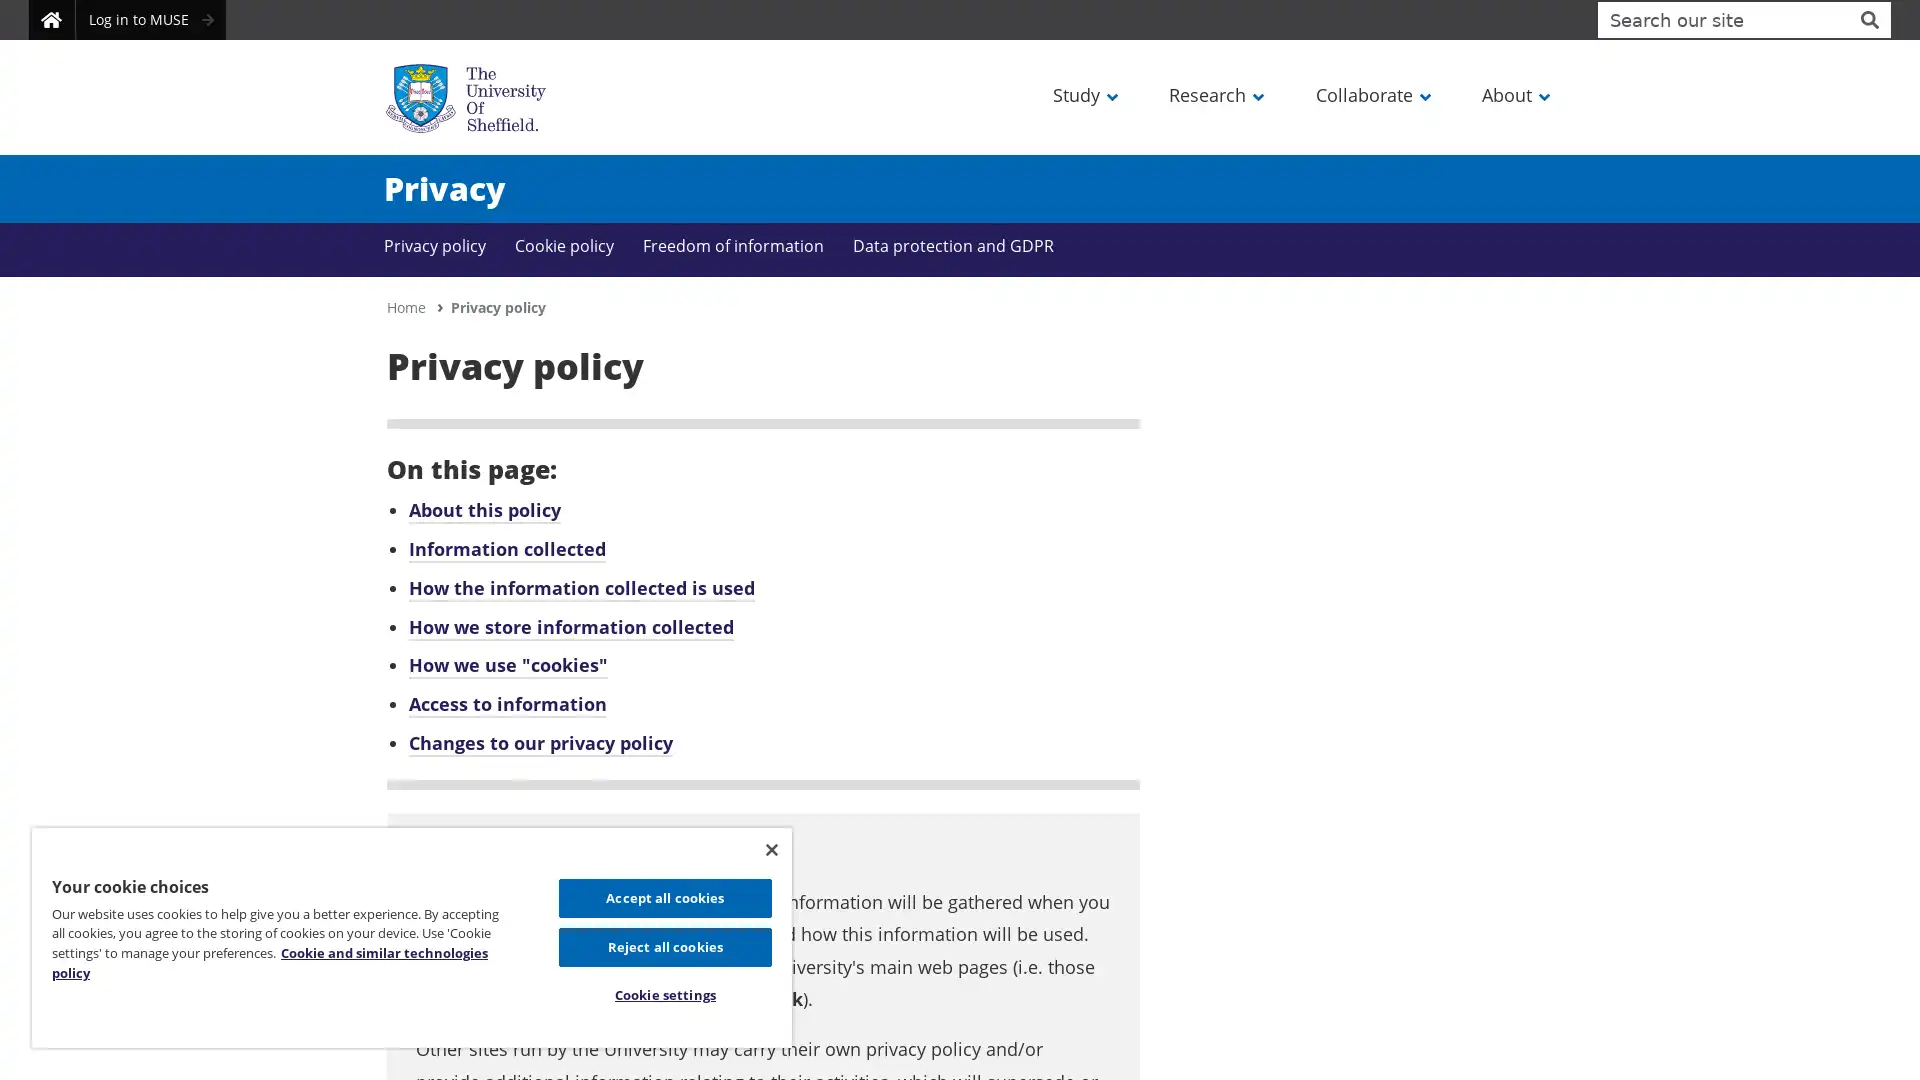 This screenshot has width=1920, height=1080. Describe the element at coordinates (1213, 94) in the screenshot. I see `Research` at that location.